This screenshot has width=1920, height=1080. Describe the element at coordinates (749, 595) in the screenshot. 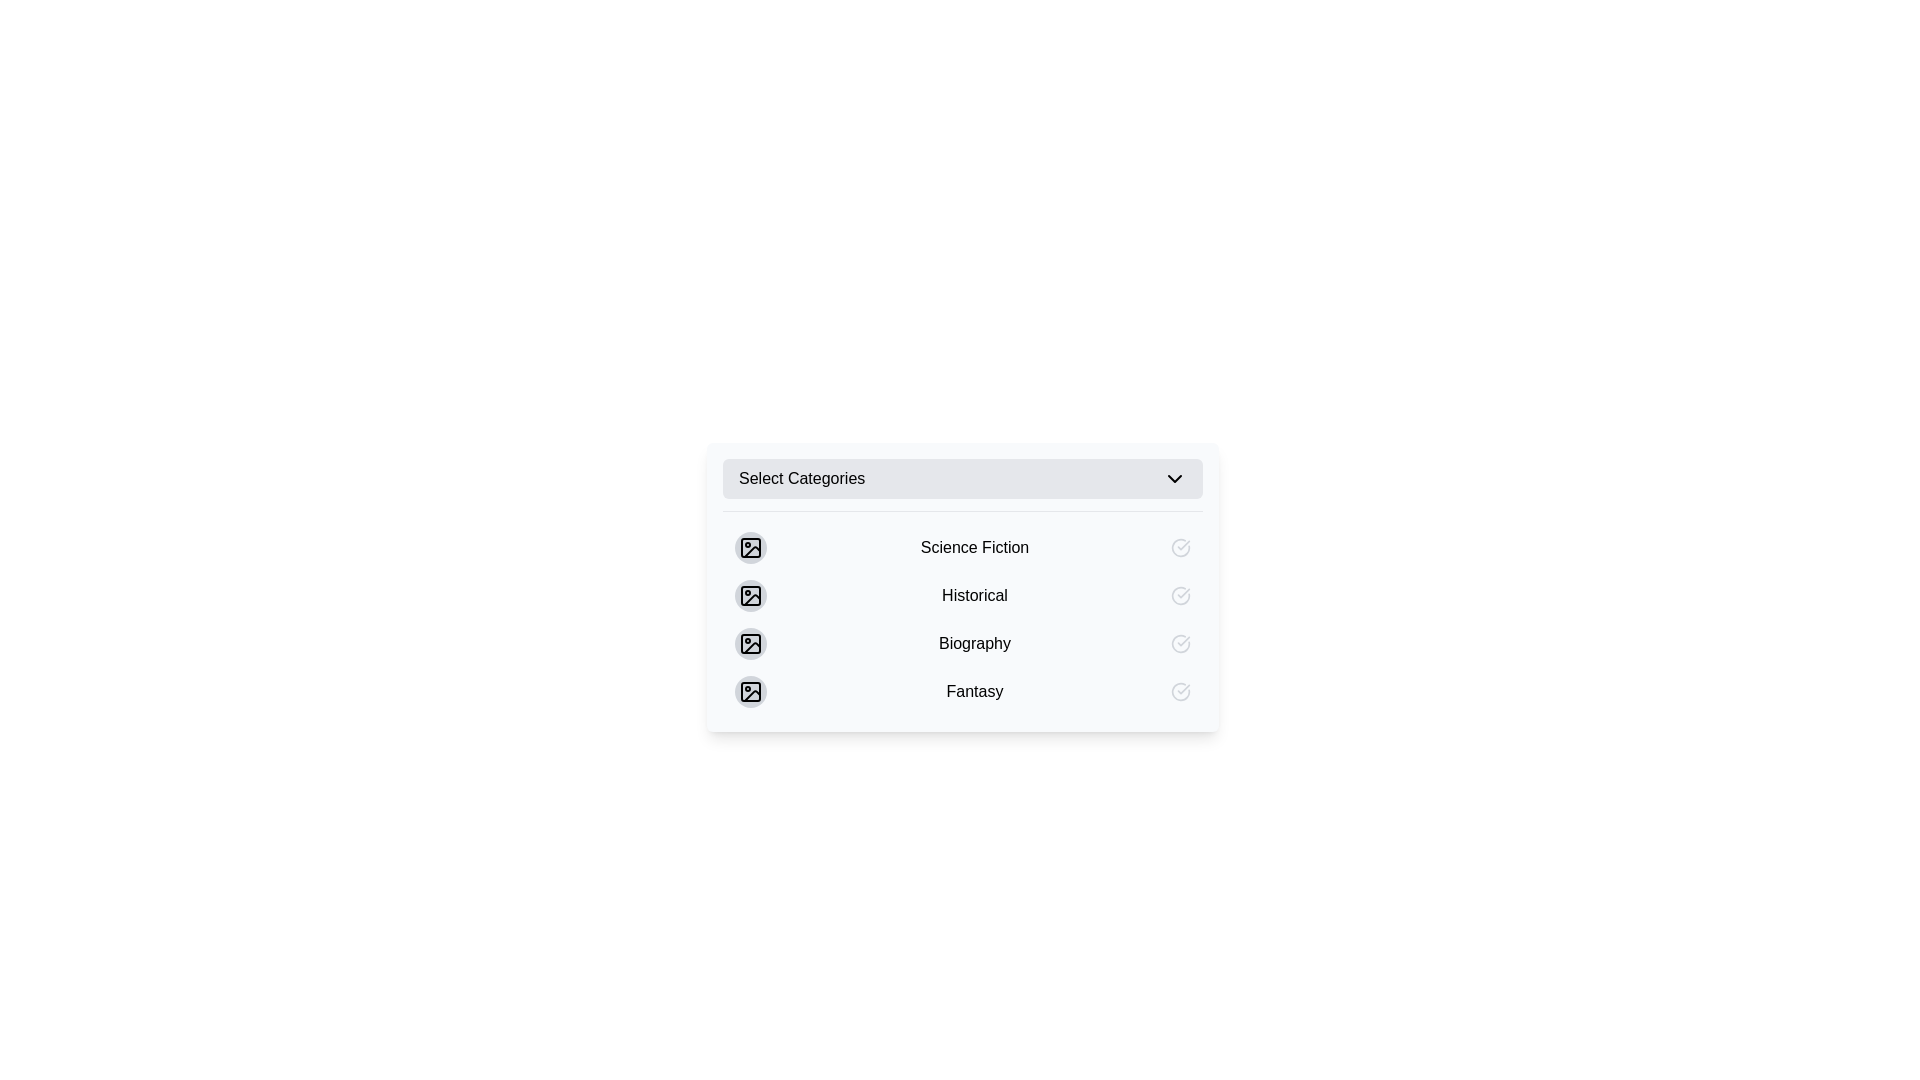

I see `the second icon in the vertical list of four icons on the left side of the category selection dropdown, which resembles a picture frame with a rounded border and a diagonal line indicating the absence of an image` at that location.